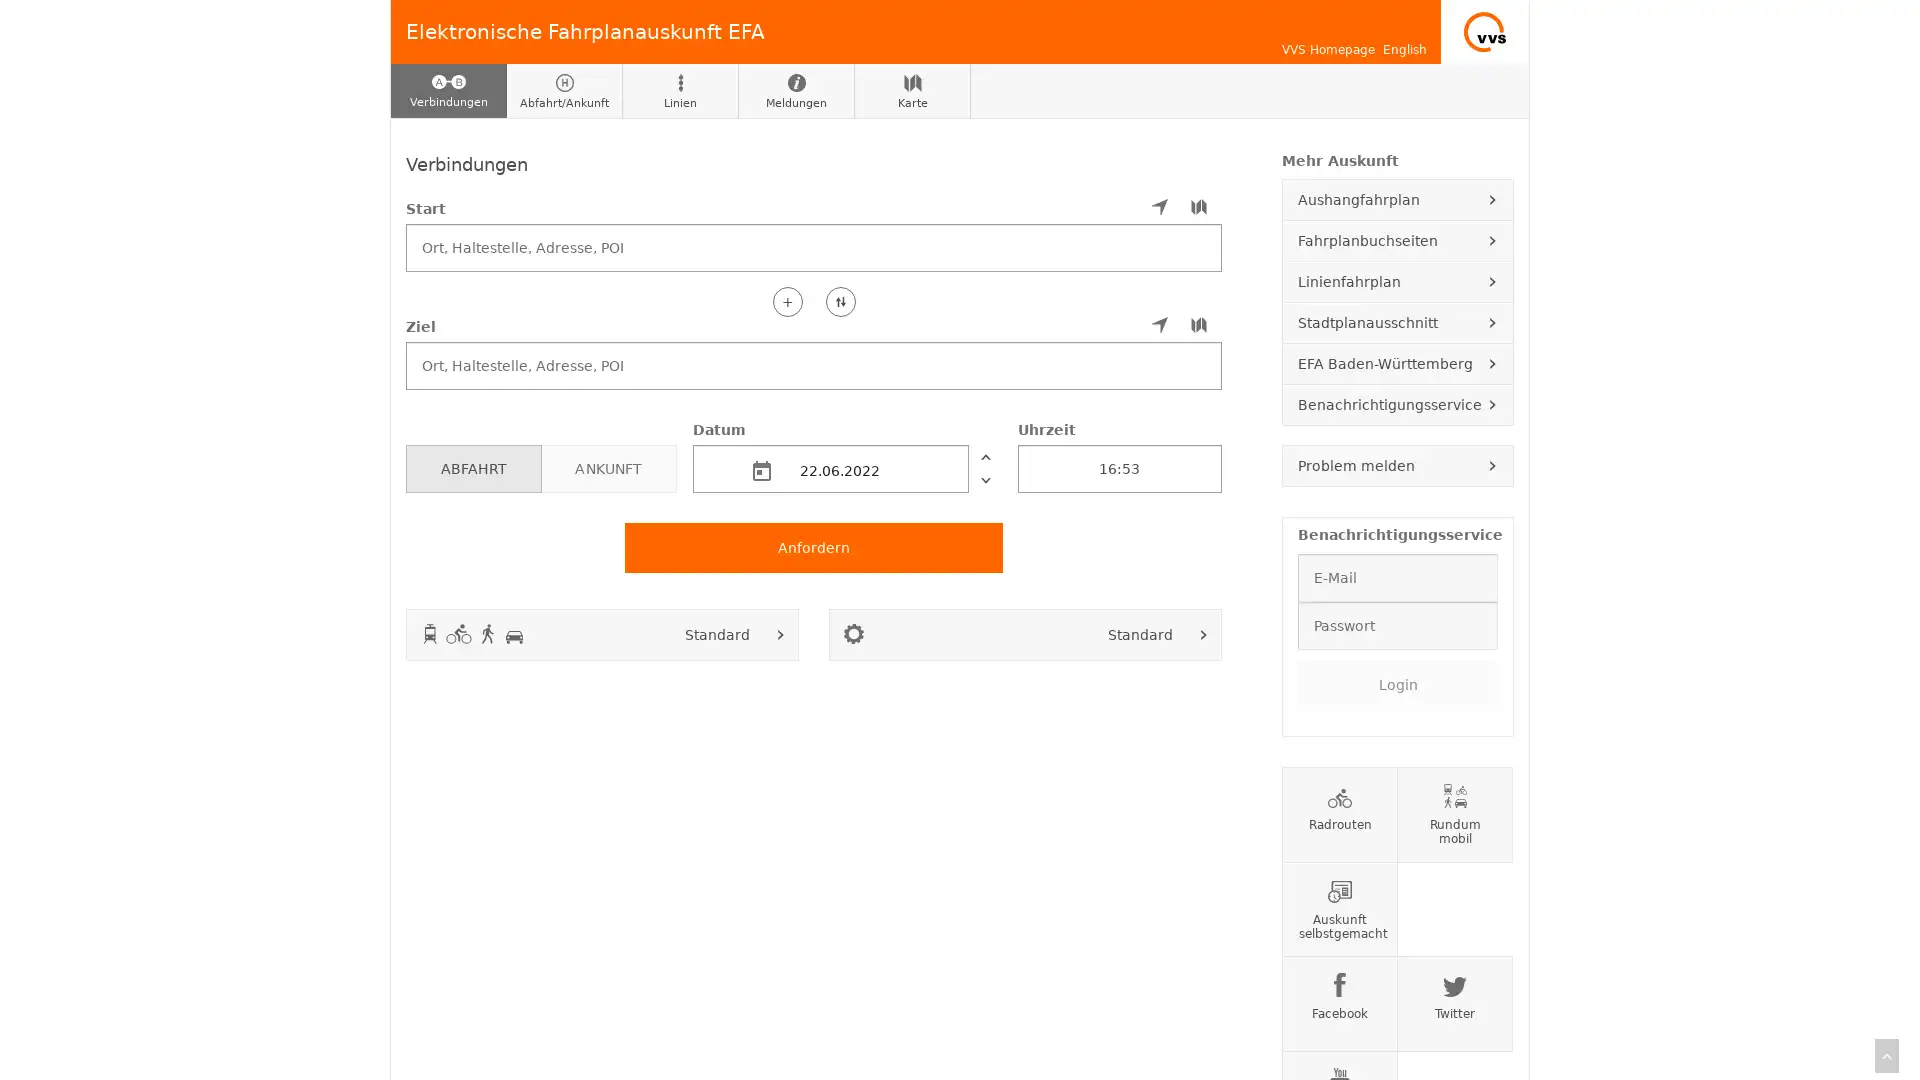 This screenshot has height=1080, width=1920. I want to click on ANKUNFT, so click(607, 467).